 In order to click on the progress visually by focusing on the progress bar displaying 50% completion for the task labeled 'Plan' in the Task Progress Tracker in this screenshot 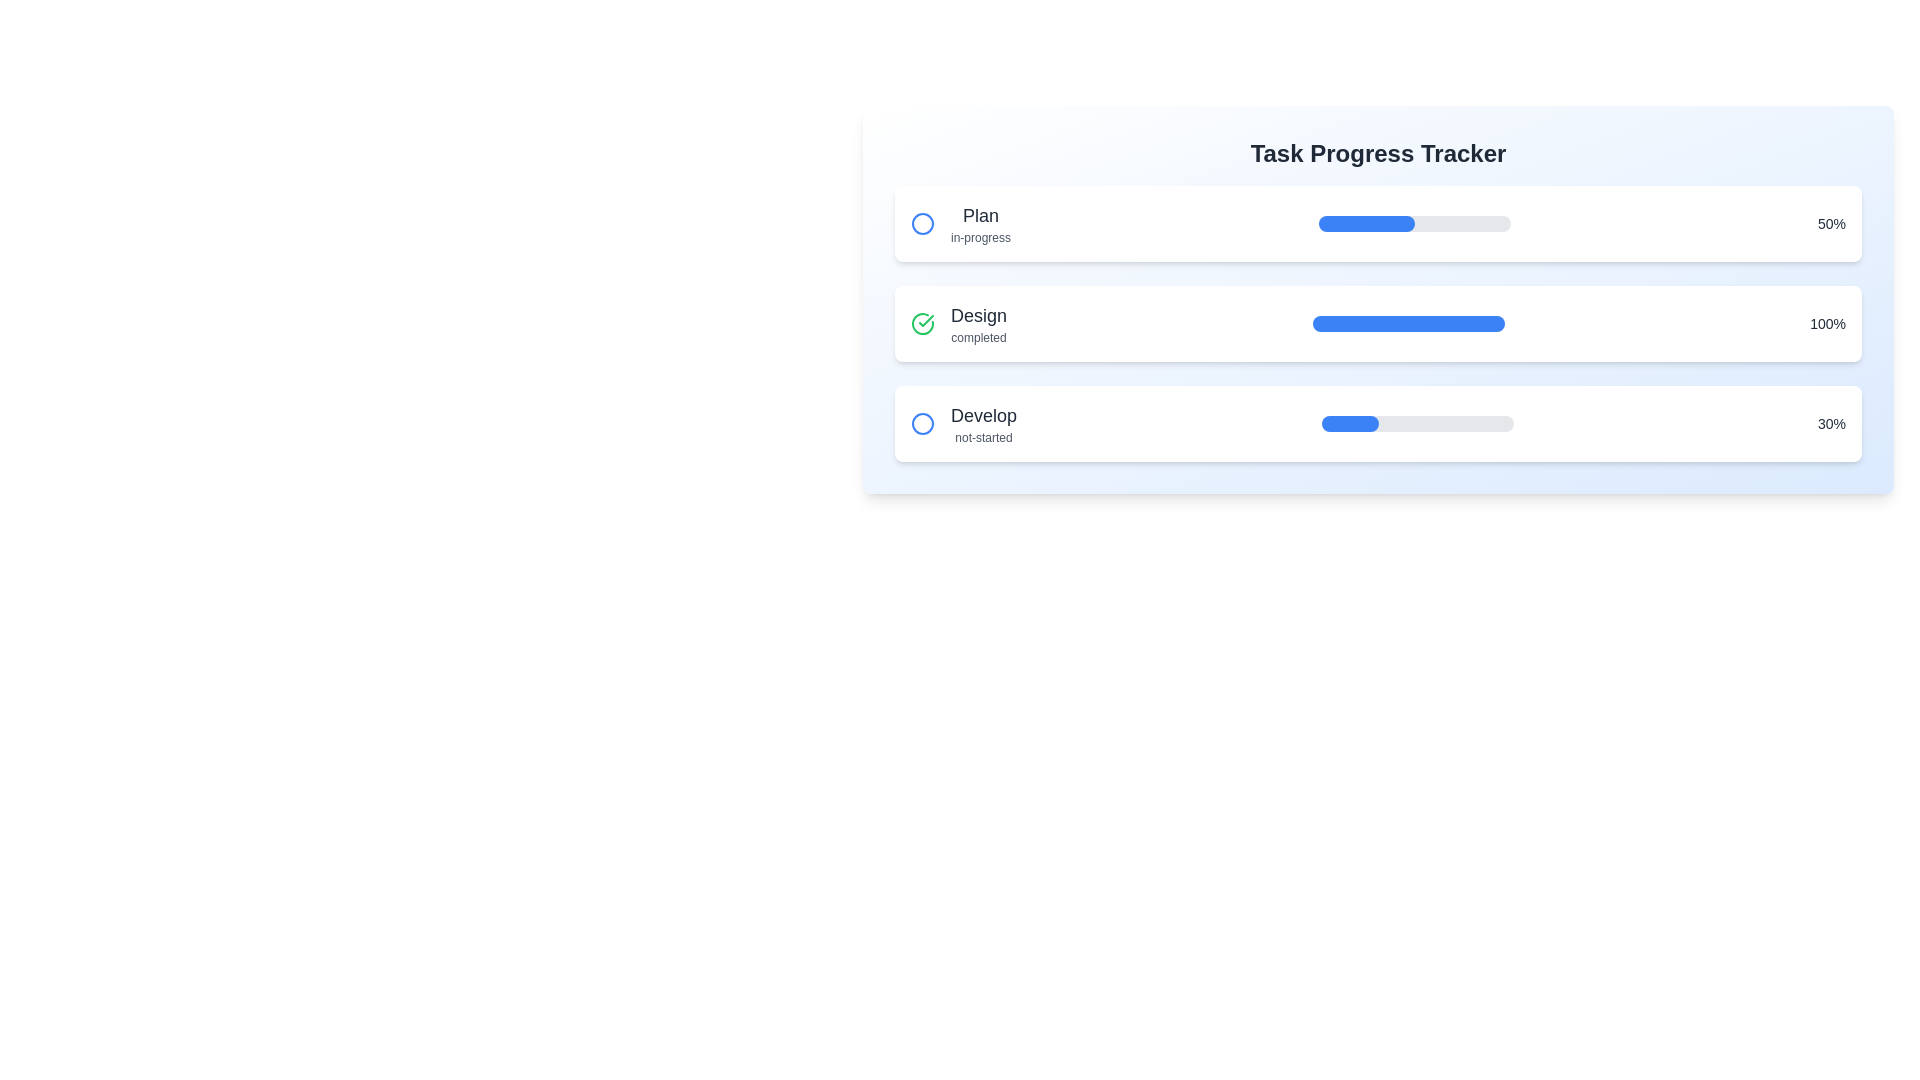, I will do `click(1413, 223)`.